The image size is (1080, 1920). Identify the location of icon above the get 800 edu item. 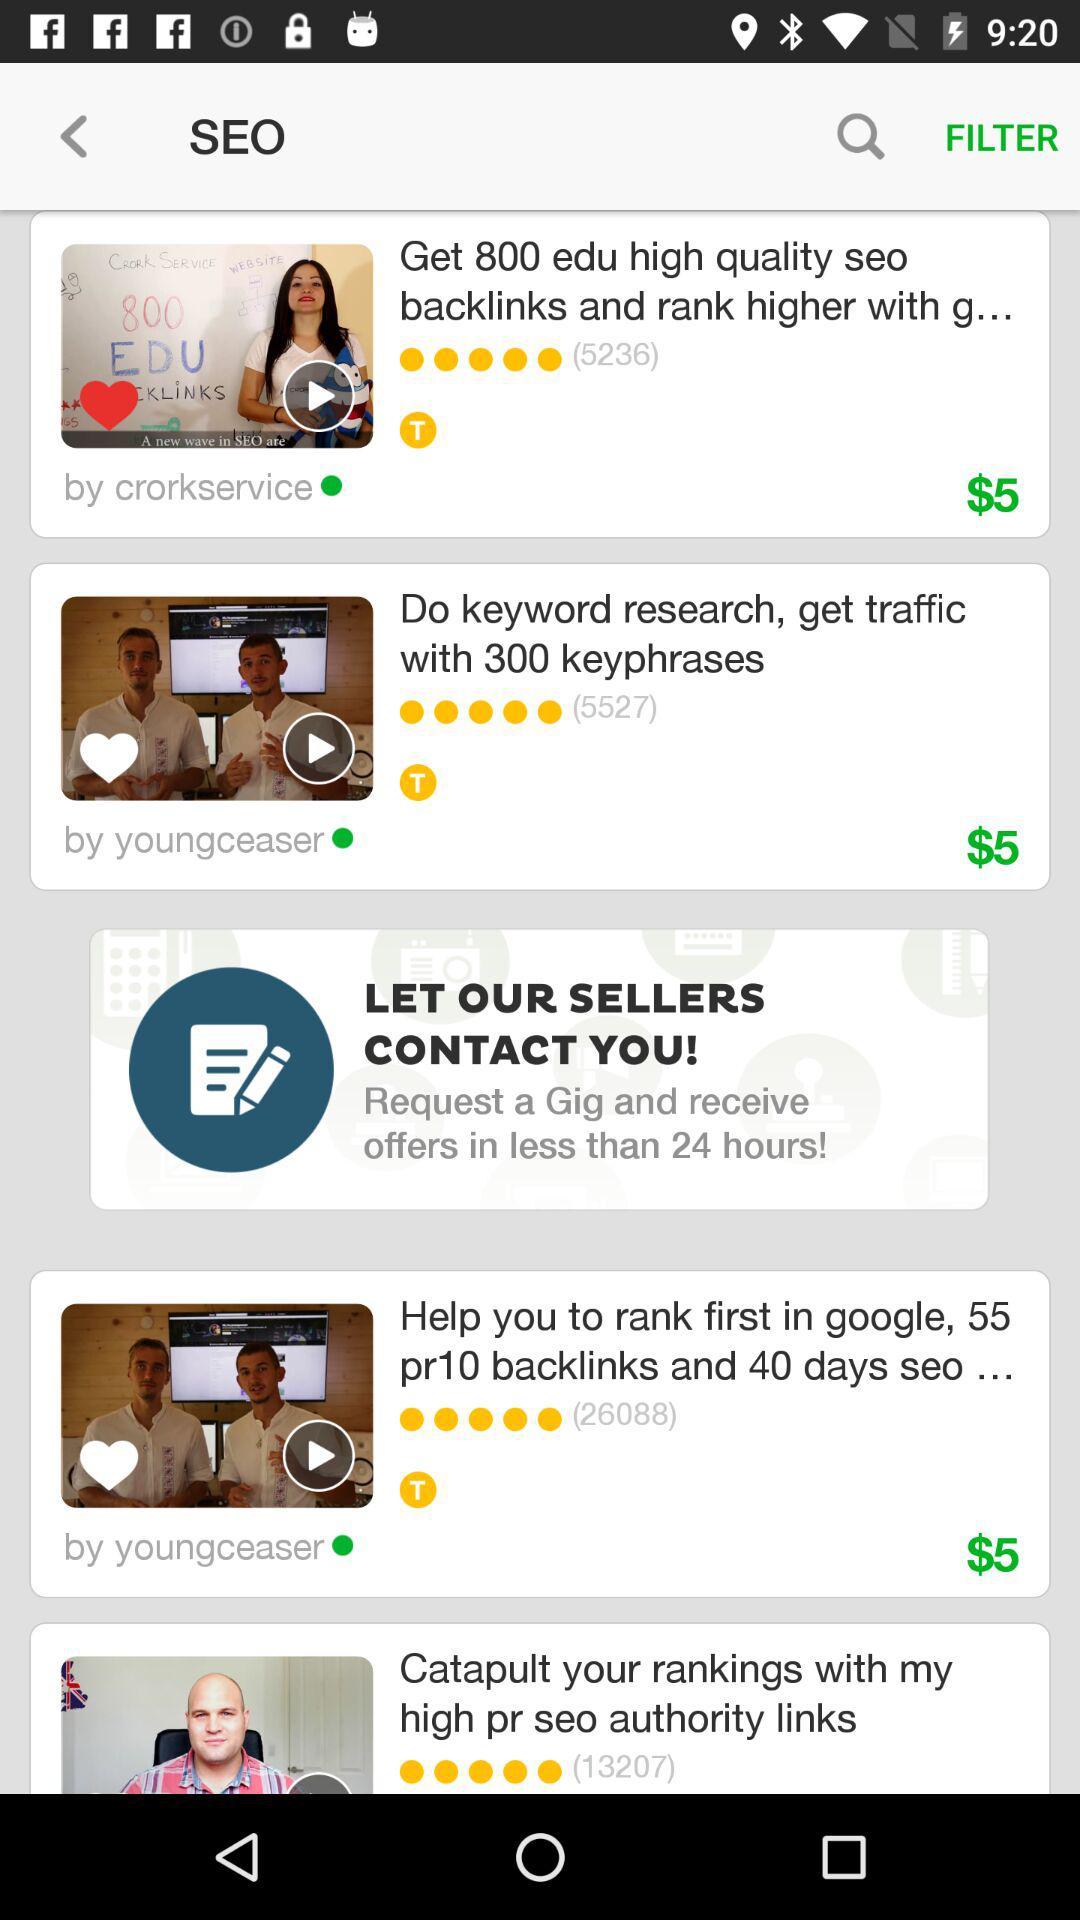
(859, 135).